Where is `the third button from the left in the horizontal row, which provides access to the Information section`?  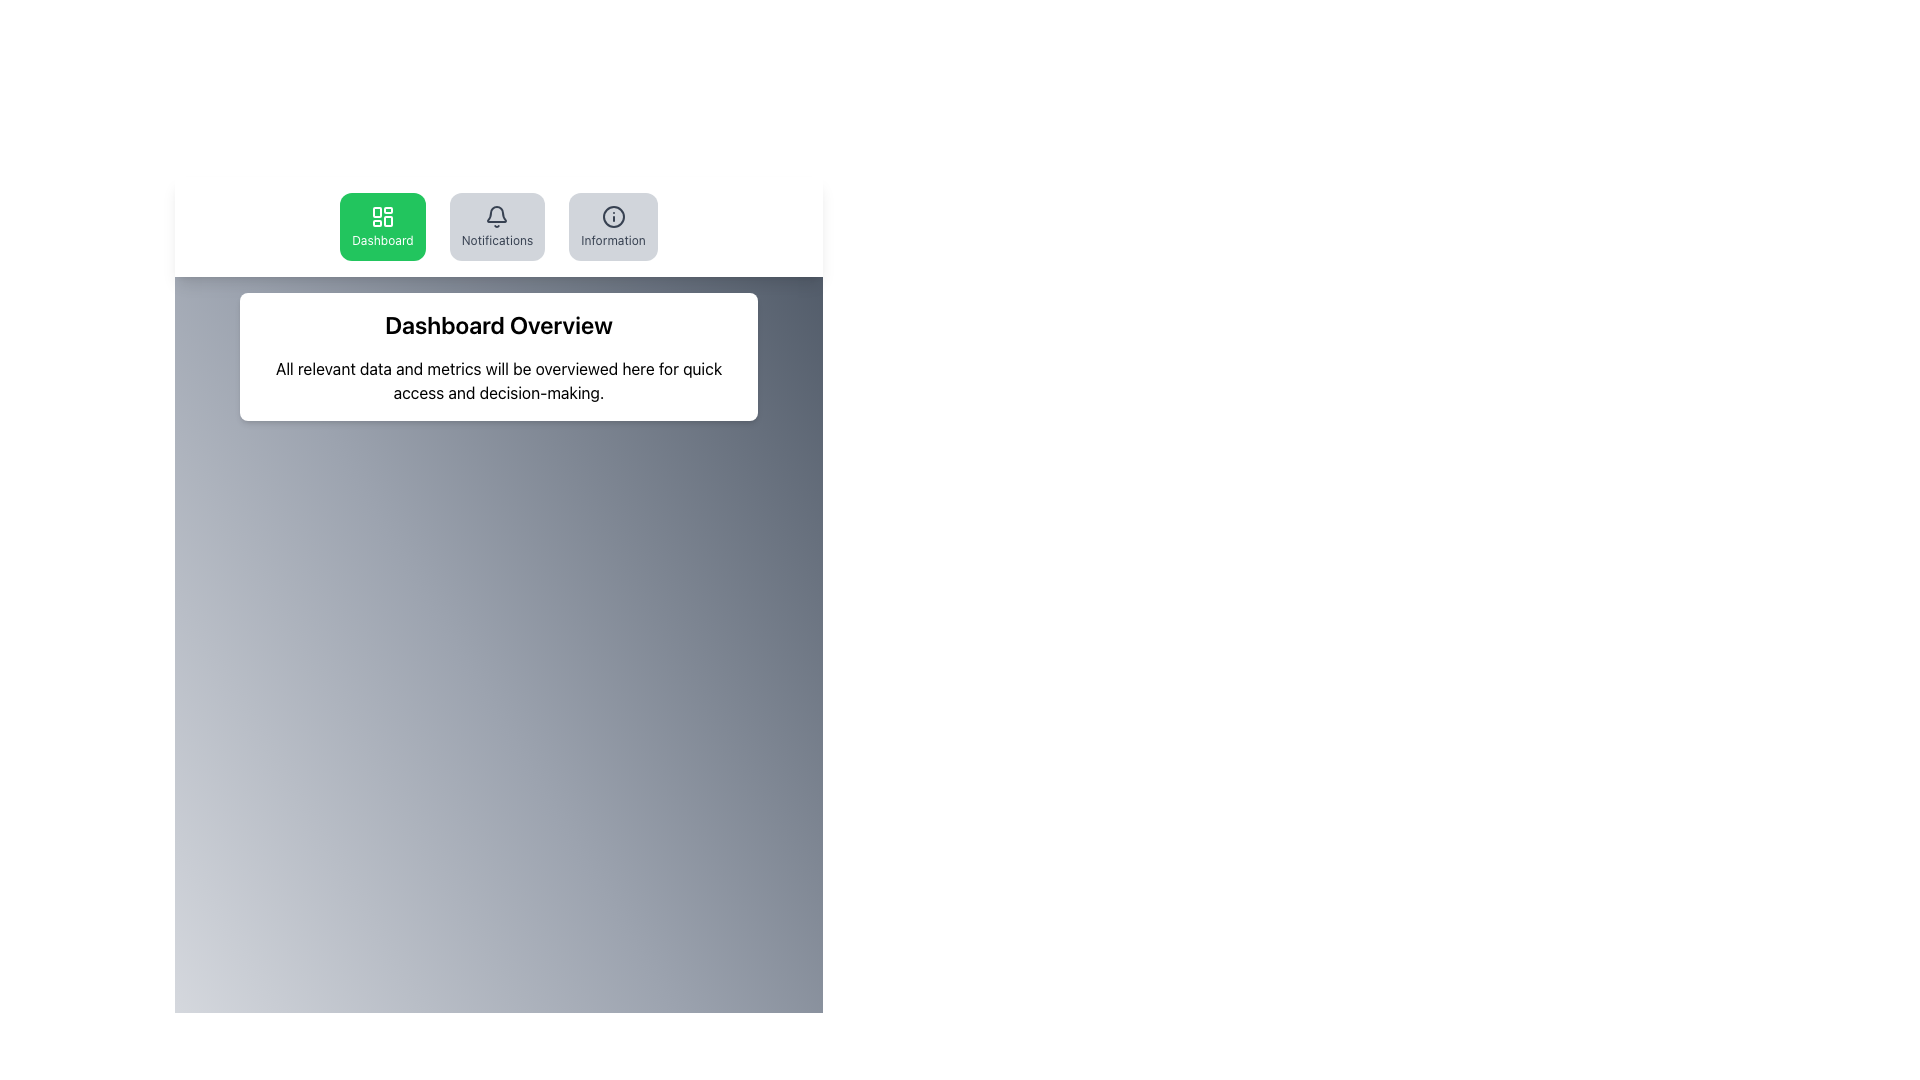
the third button from the left in the horizontal row, which provides access to the Information section is located at coordinates (612, 226).